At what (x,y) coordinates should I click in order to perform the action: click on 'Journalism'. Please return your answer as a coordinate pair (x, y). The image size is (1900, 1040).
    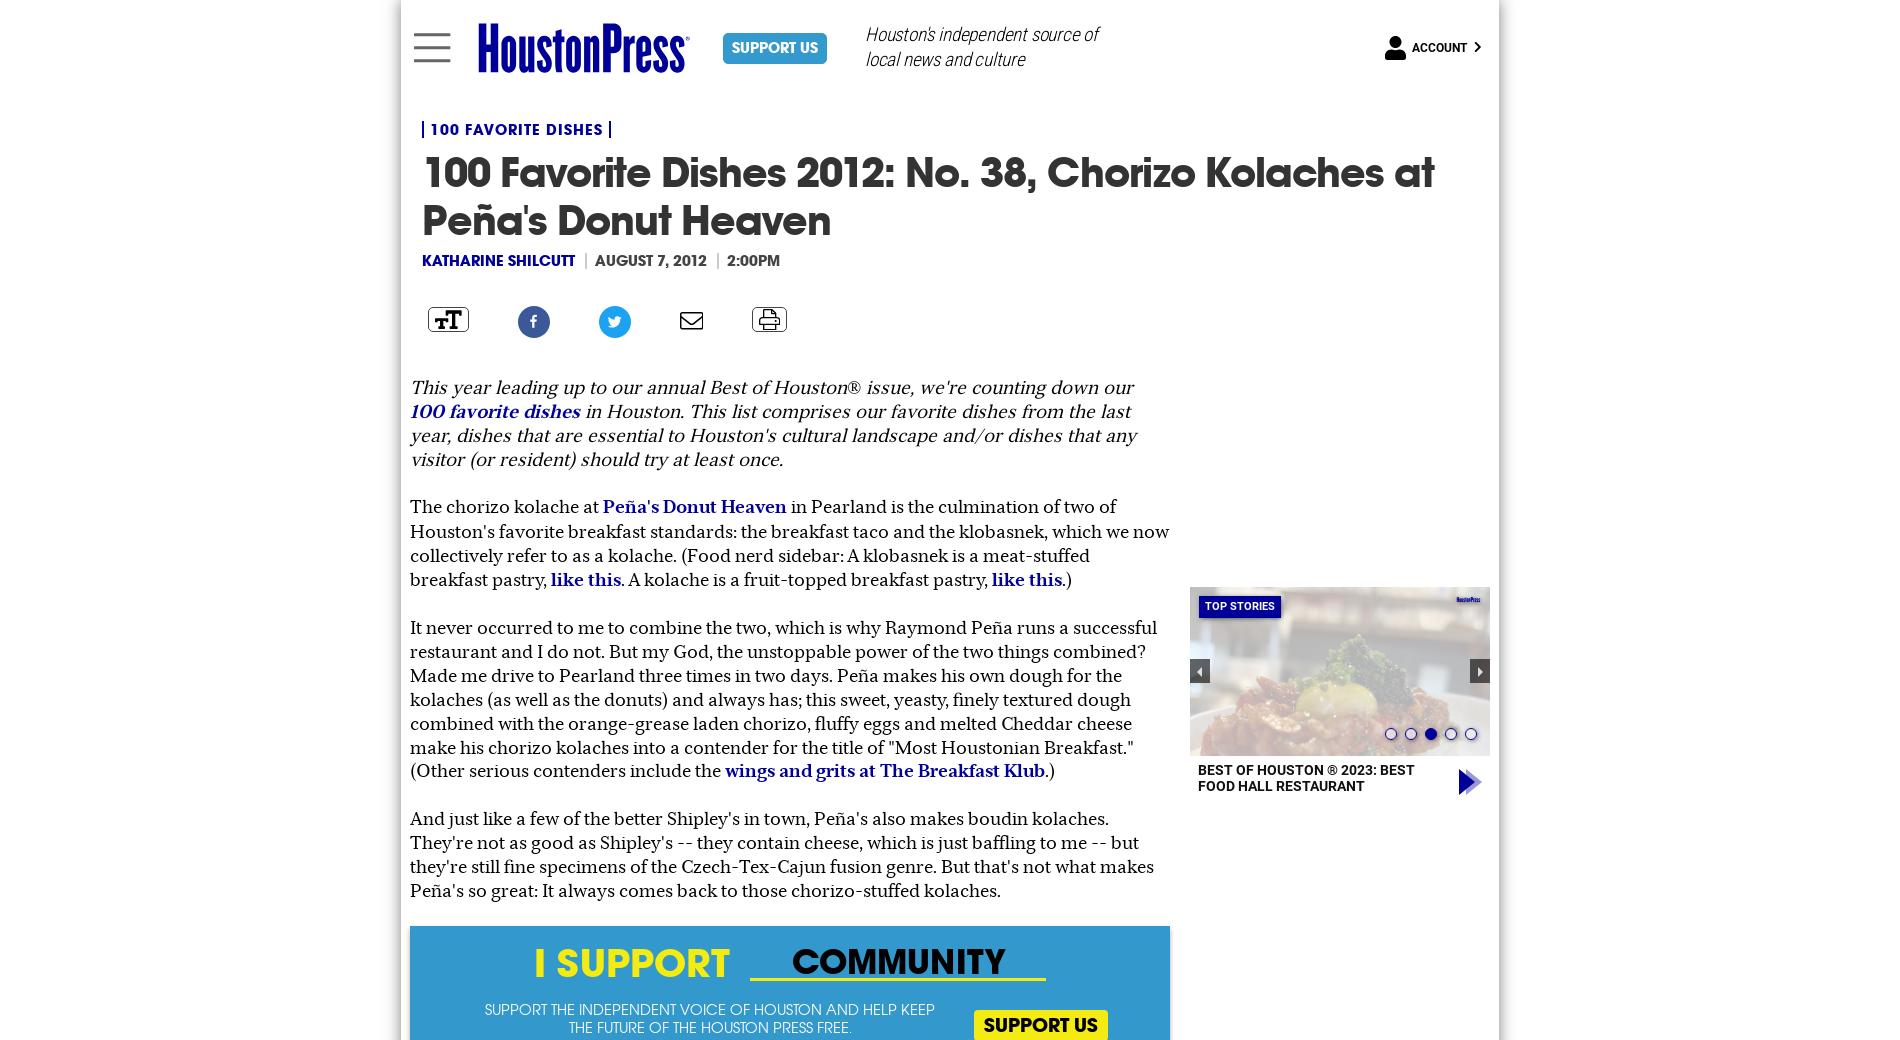
    Looking at the image, I should click on (1784, 960).